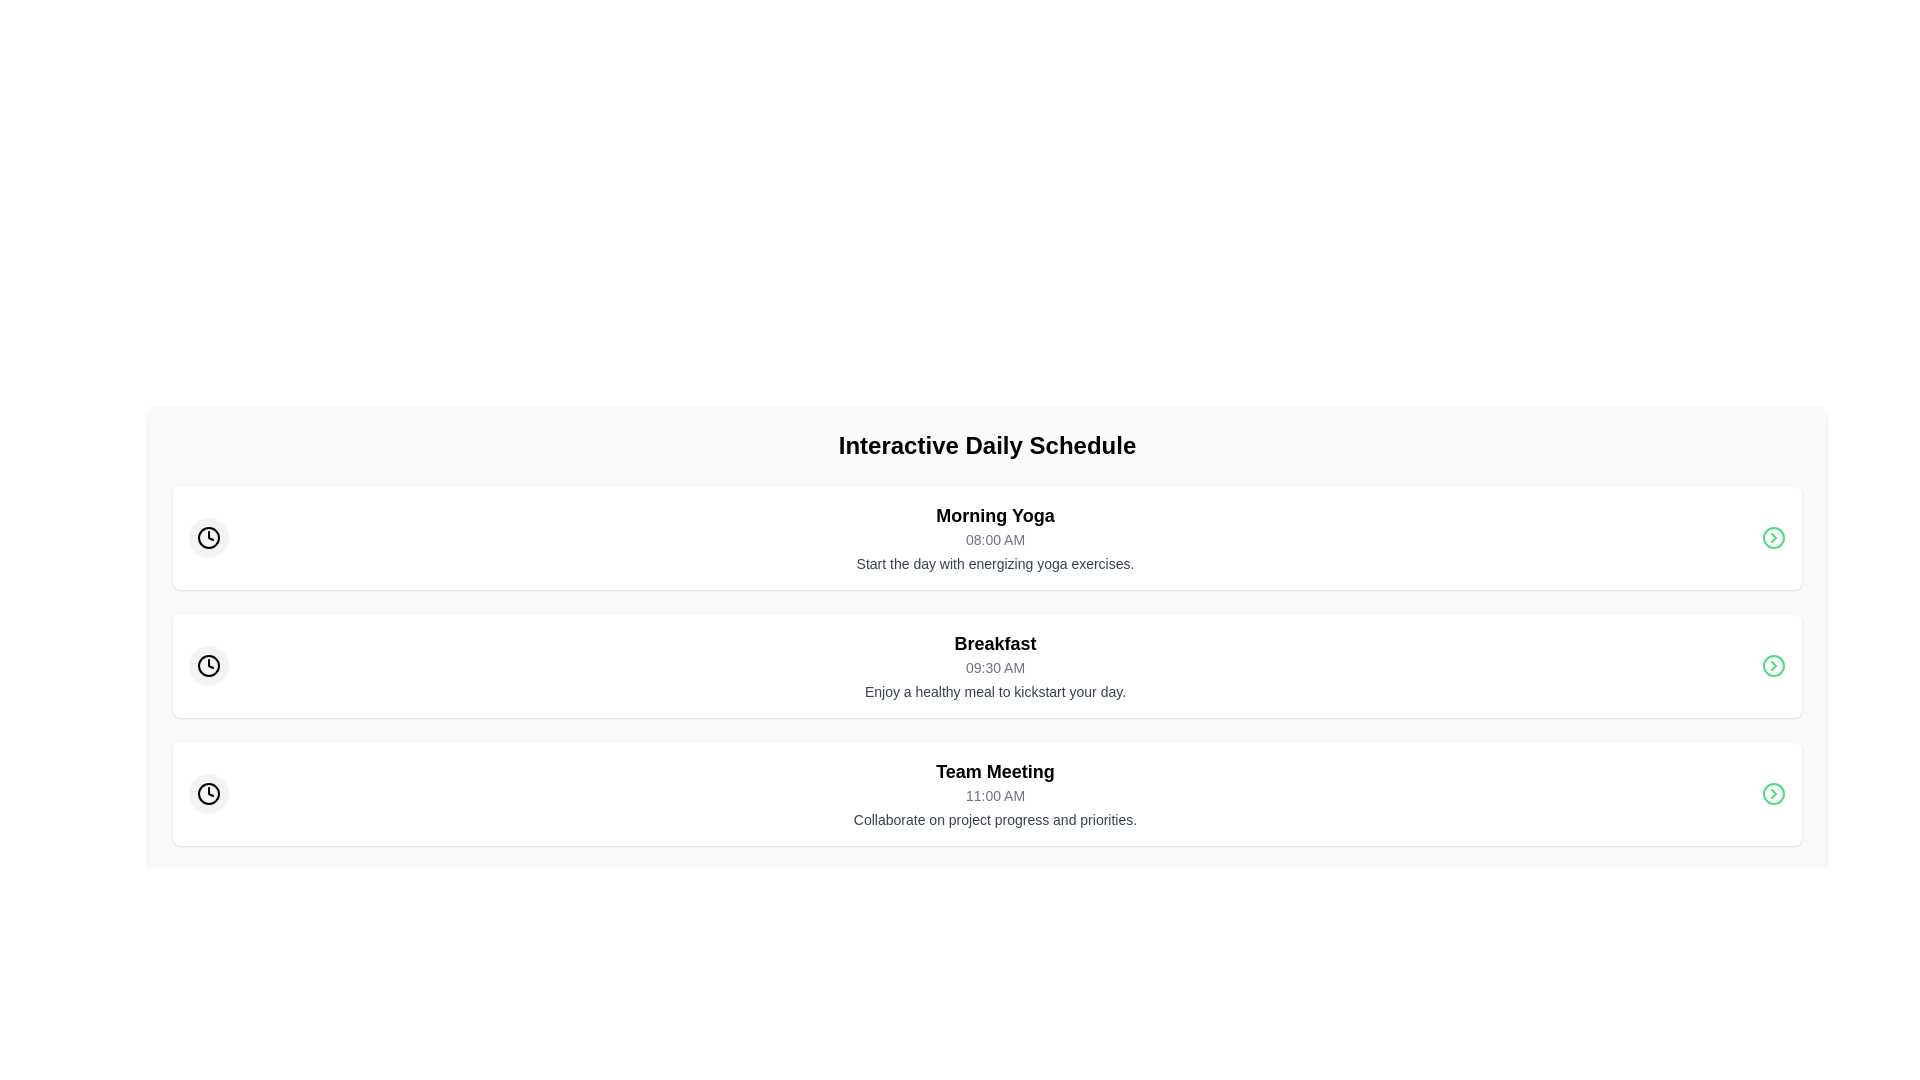 The image size is (1920, 1080). Describe the element at coordinates (209, 793) in the screenshot. I see `the clock icon that signifies the time associated with the 'Team Meeting' event in the 'Interactive Daily Schedule' list` at that location.